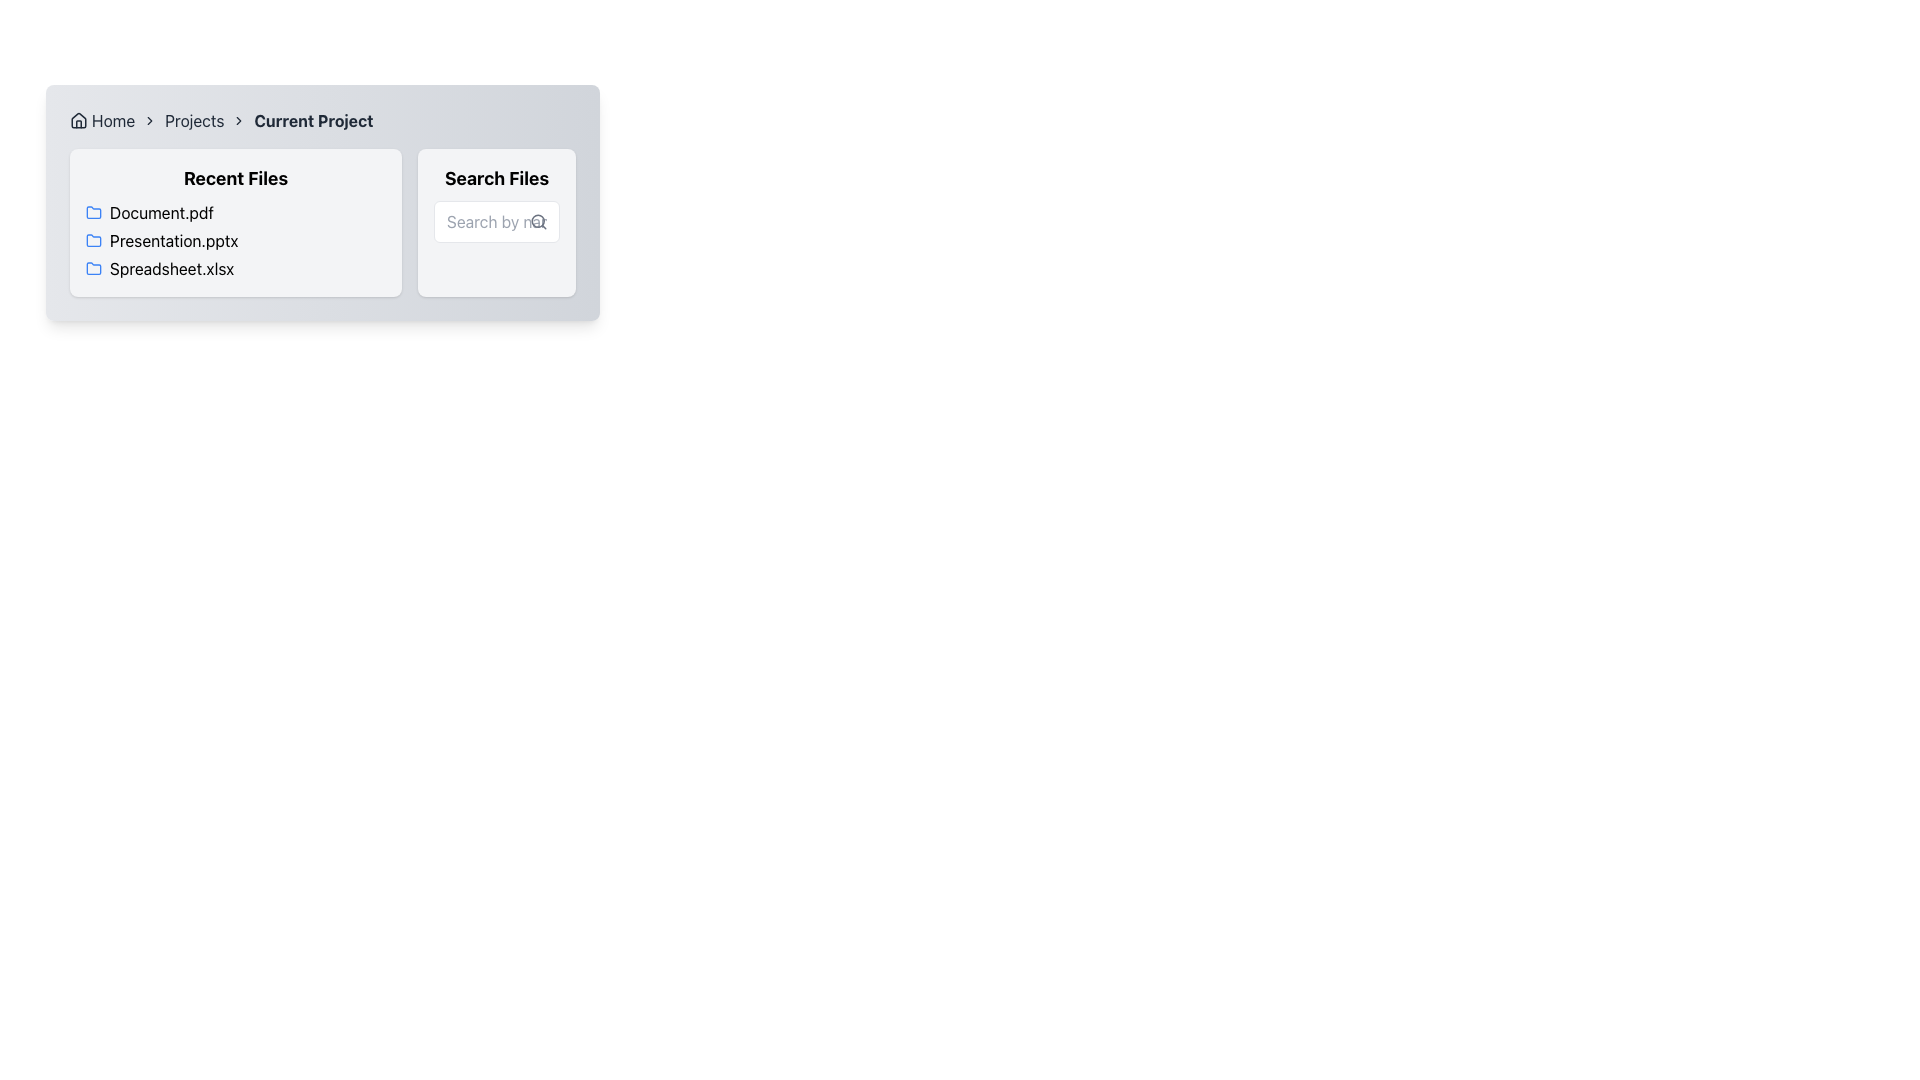 Image resolution: width=1920 pixels, height=1080 pixels. I want to click on the folder-style graphic icon located in the 'Recent Files' section of the interface, so click(93, 212).